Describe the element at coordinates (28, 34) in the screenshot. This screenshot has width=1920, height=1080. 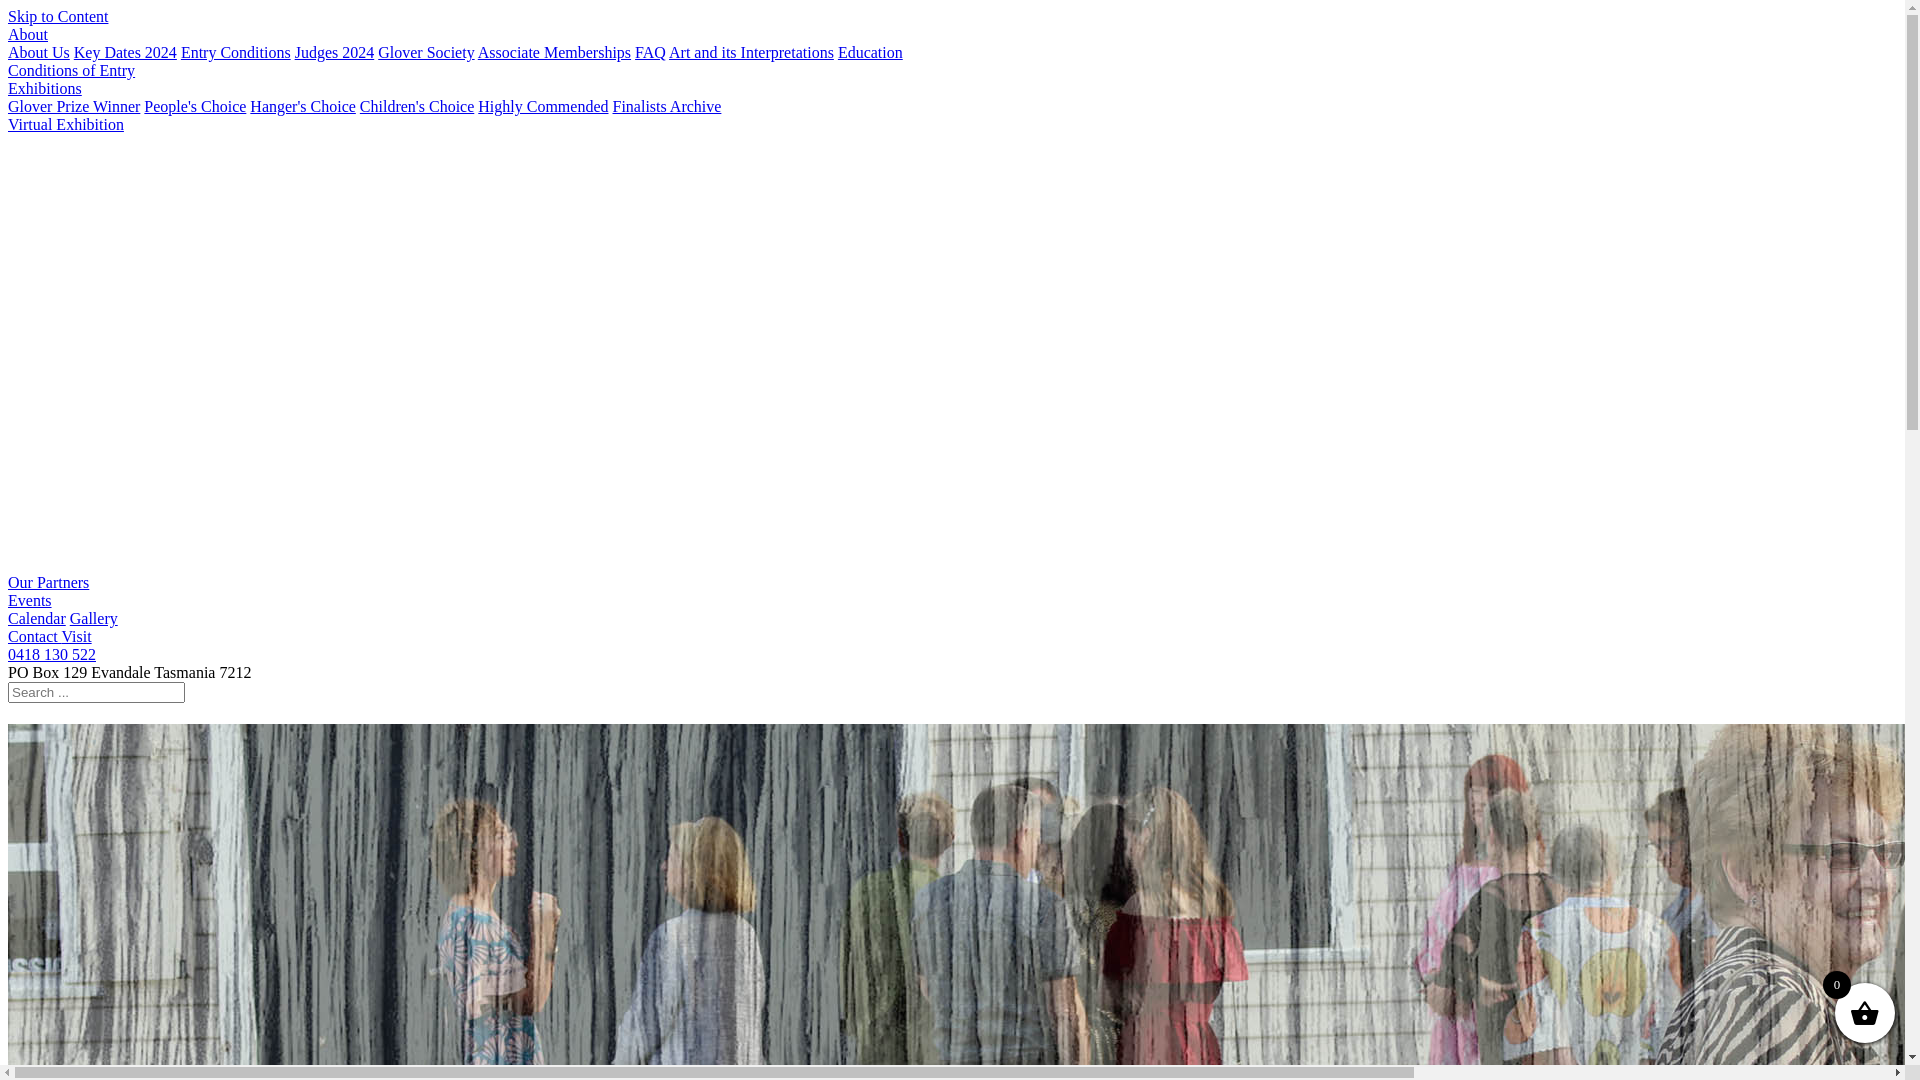
I see `'About'` at that location.